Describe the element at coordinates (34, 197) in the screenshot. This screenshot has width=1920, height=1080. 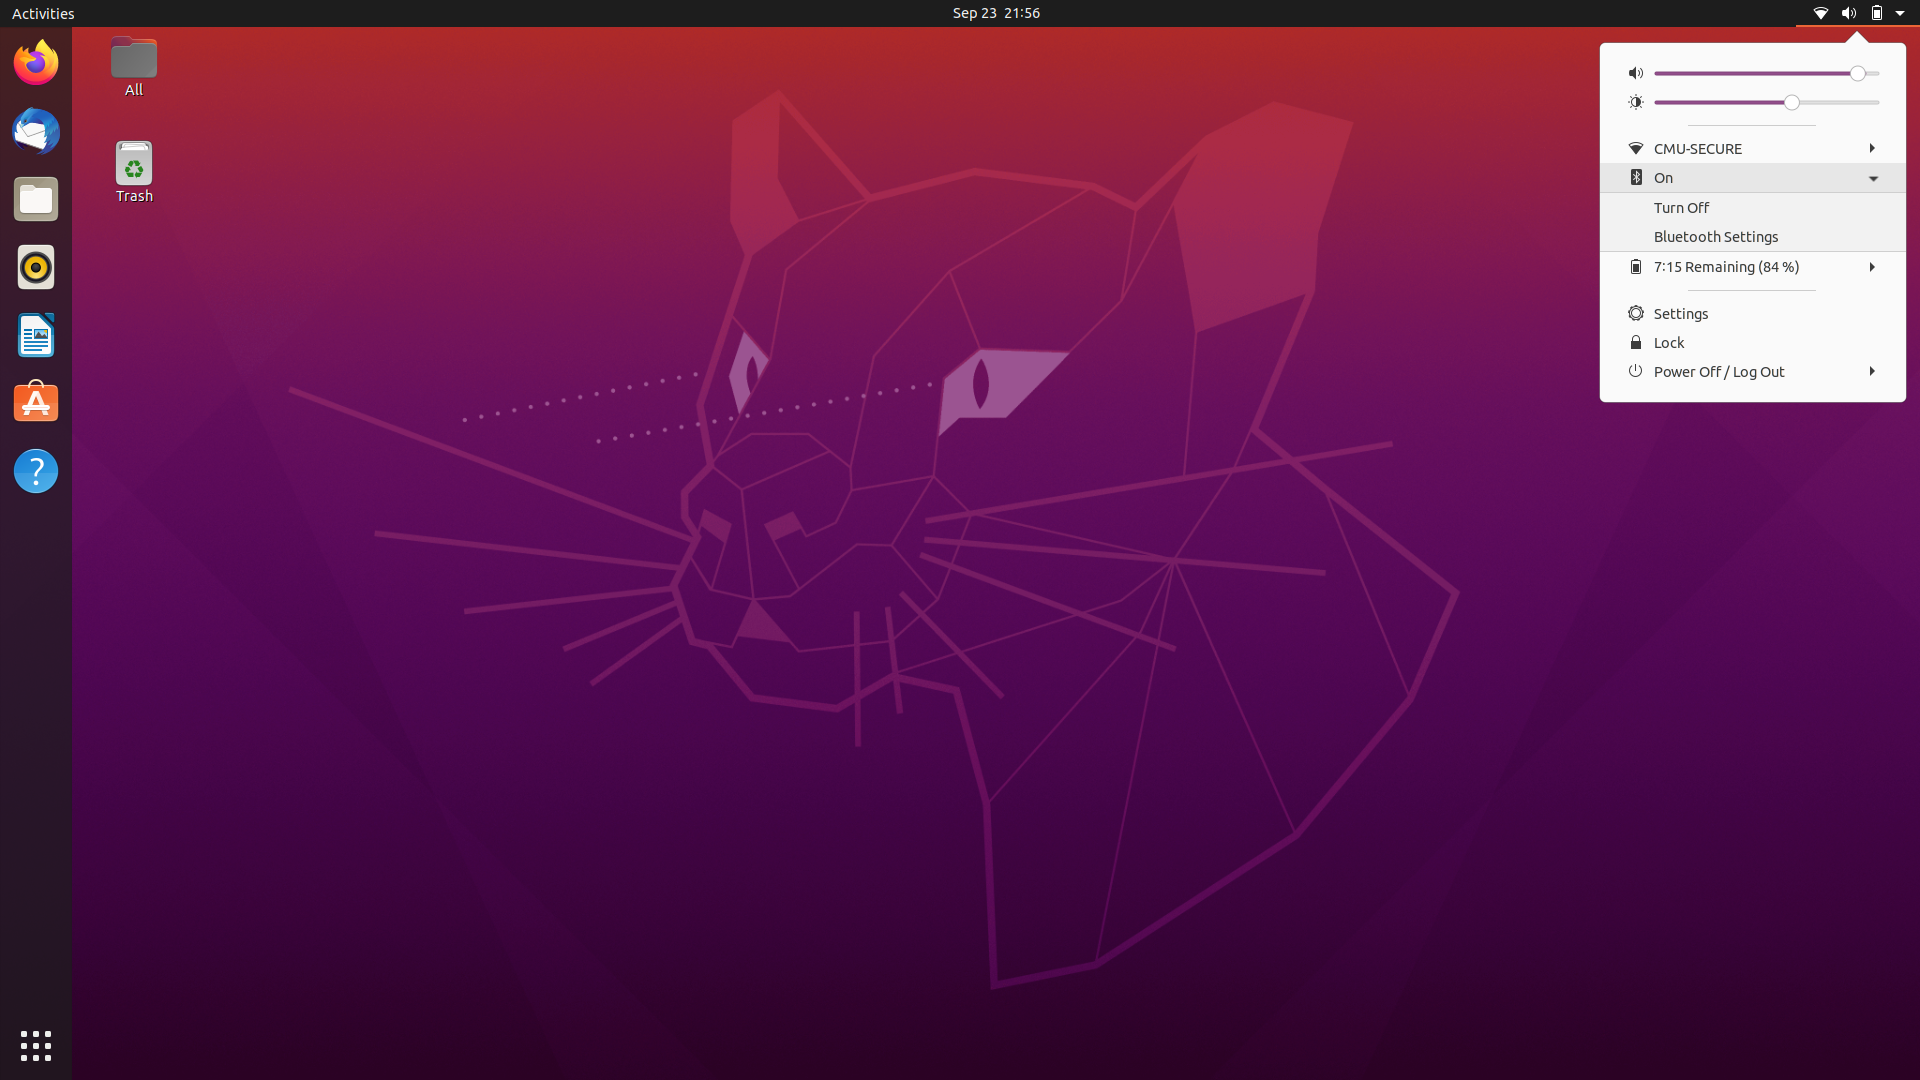
I see `Go to the Files Menu` at that location.